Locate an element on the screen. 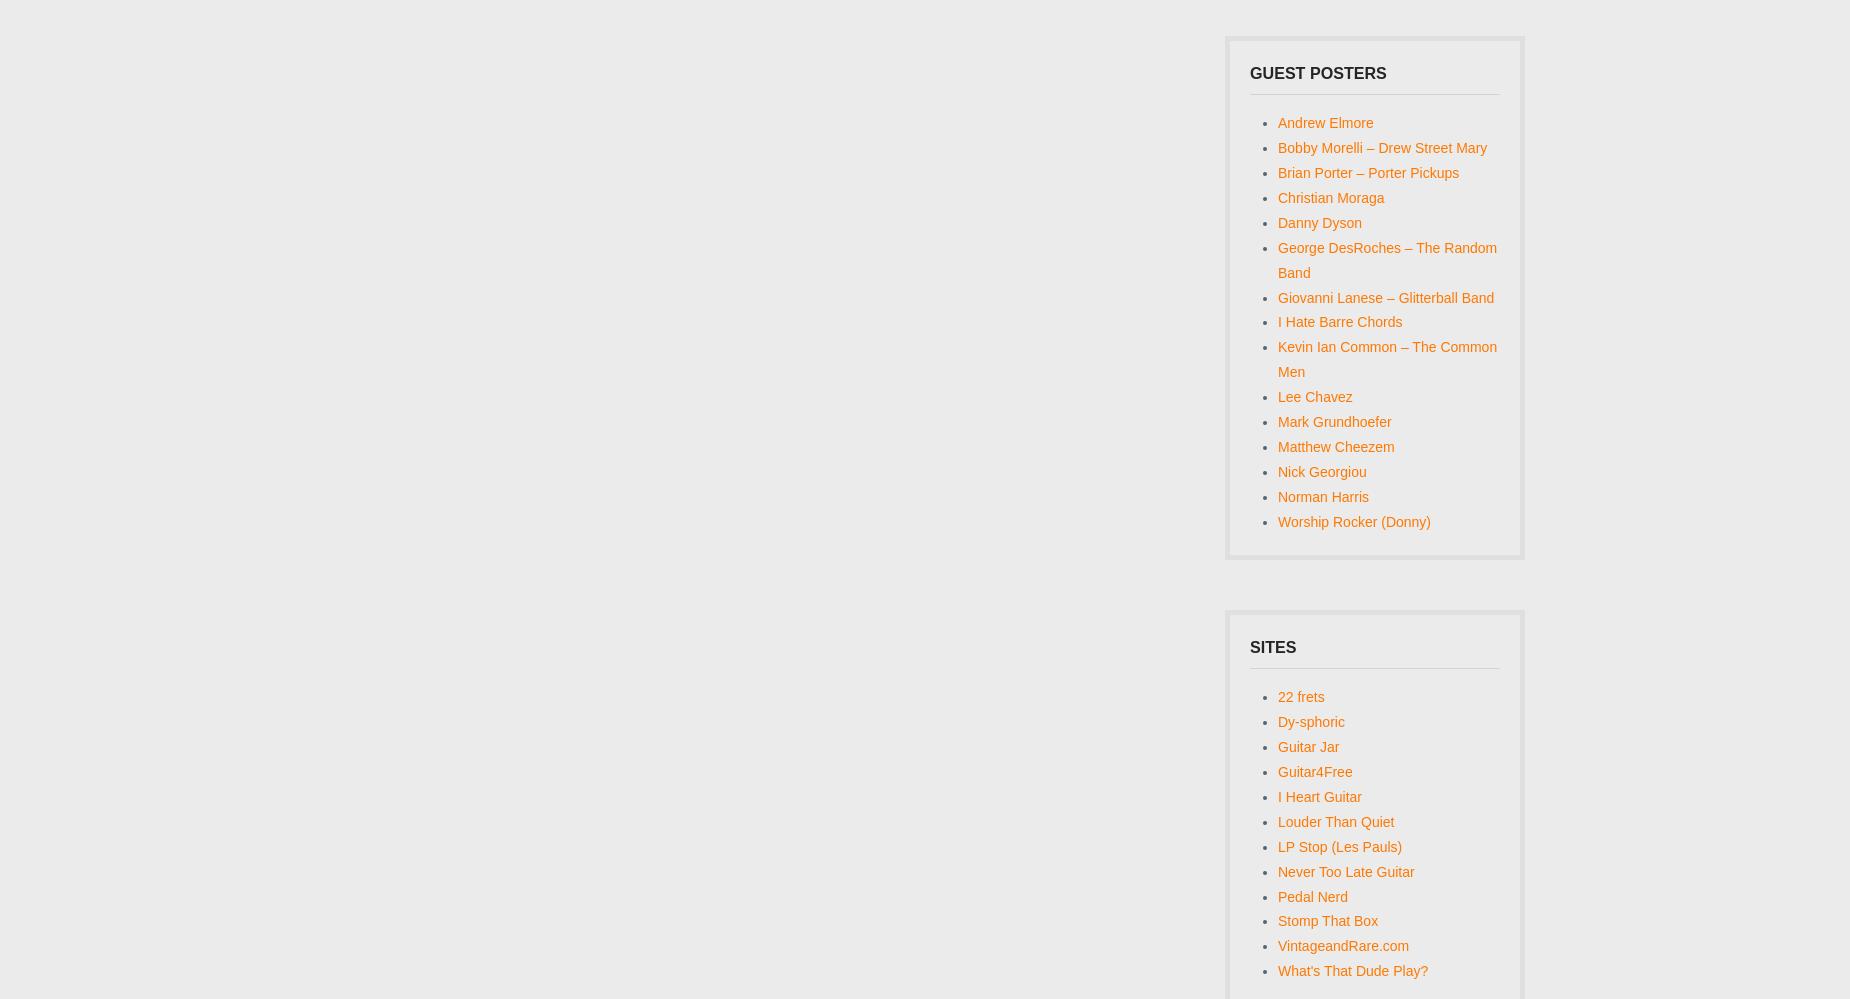 The height and width of the screenshot is (999, 1850). 'Christian Moraga' is located at coordinates (1276, 196).